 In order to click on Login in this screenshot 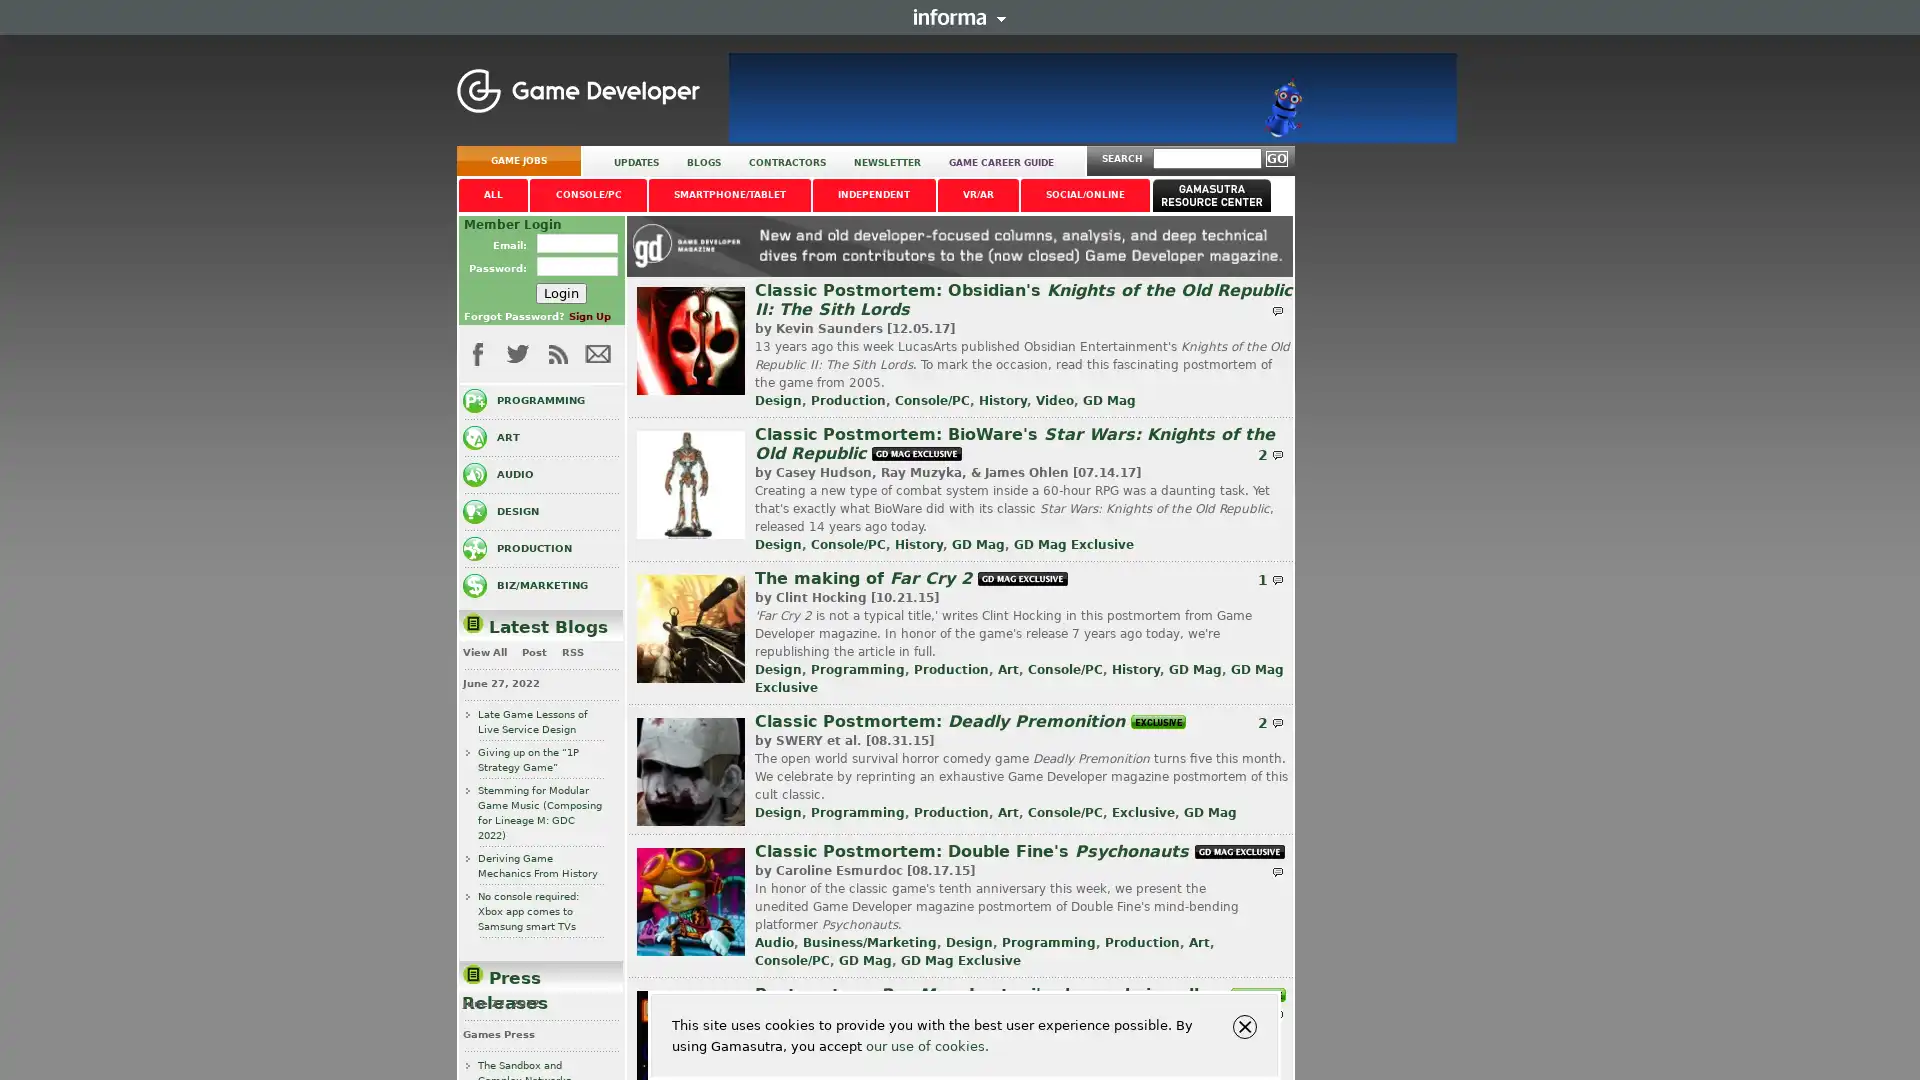, I will do `click(560, 292)`.